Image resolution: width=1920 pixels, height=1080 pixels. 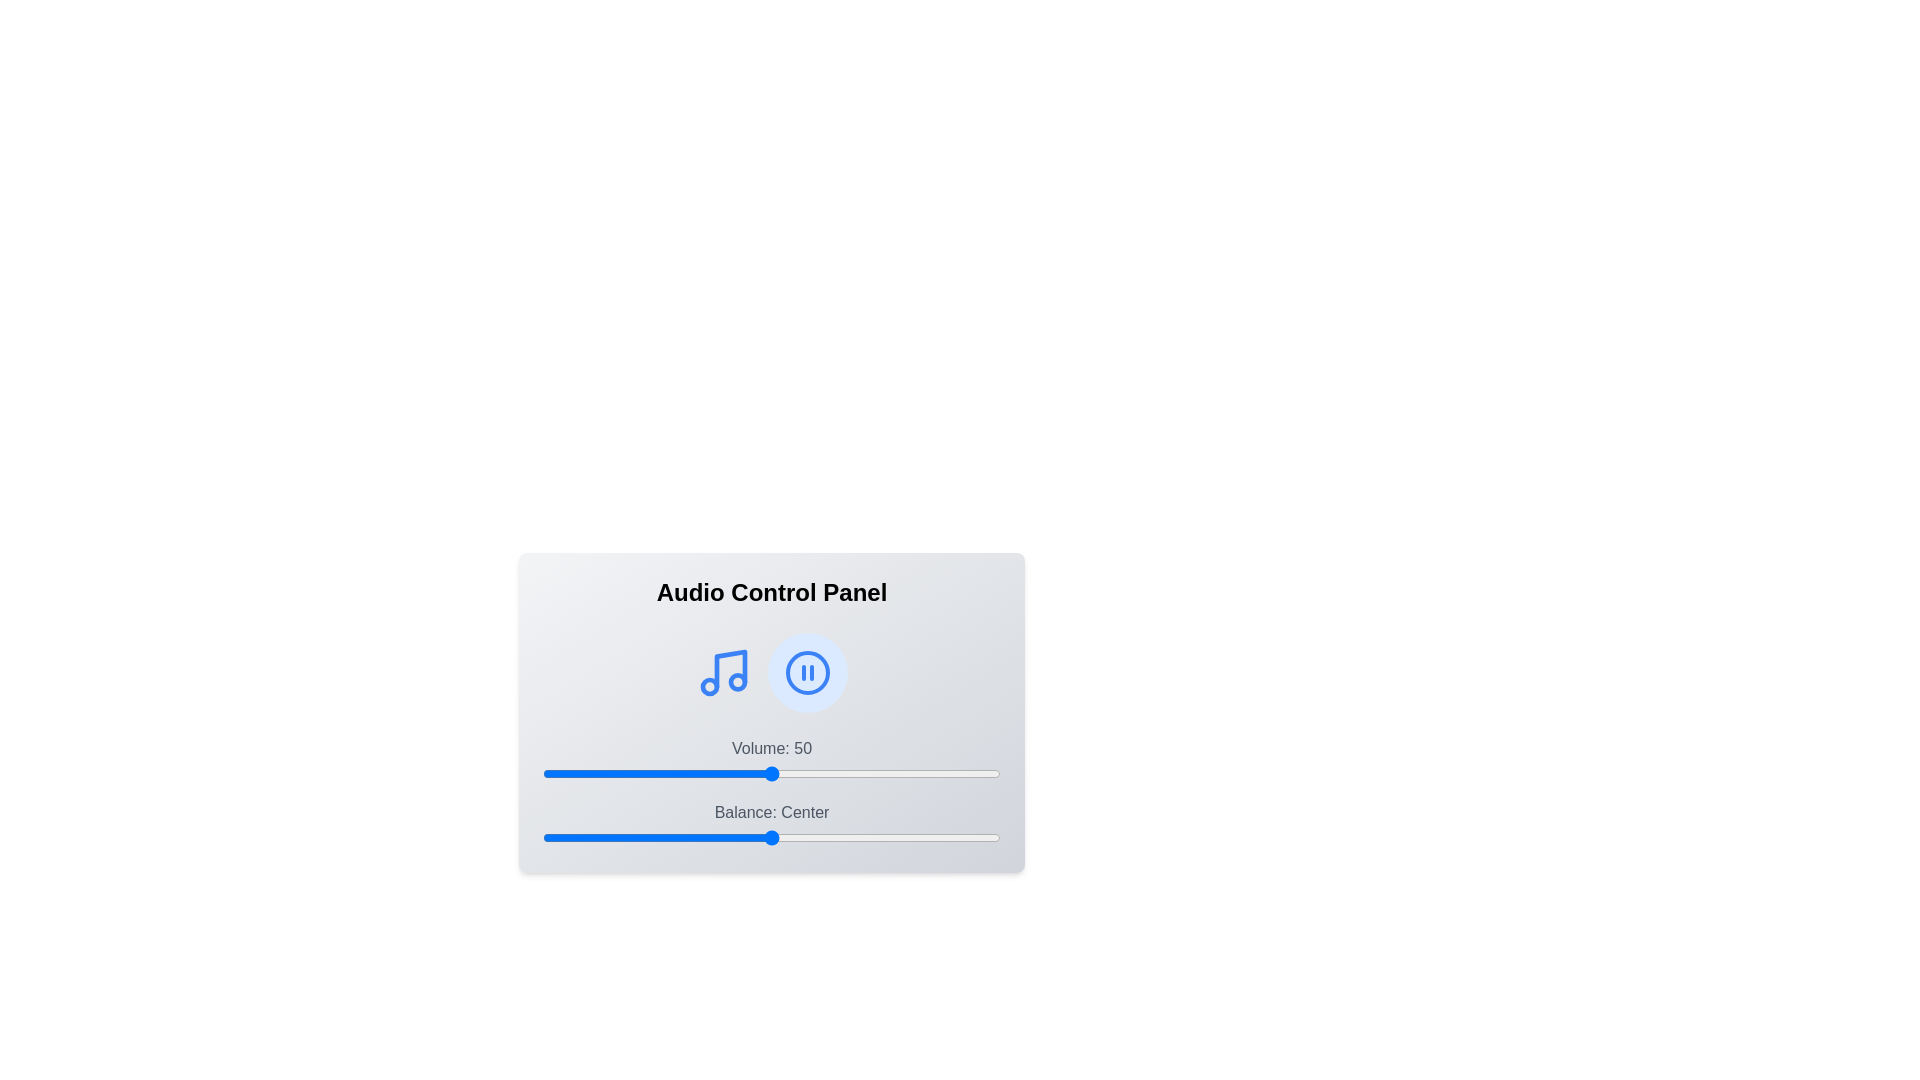 What do you see at coordinates (723, 672) in the screenshot?
I see `the musical note icon, which is the first item on the left in the audio control panel, to interact with it` at bounding box center [723, 672].